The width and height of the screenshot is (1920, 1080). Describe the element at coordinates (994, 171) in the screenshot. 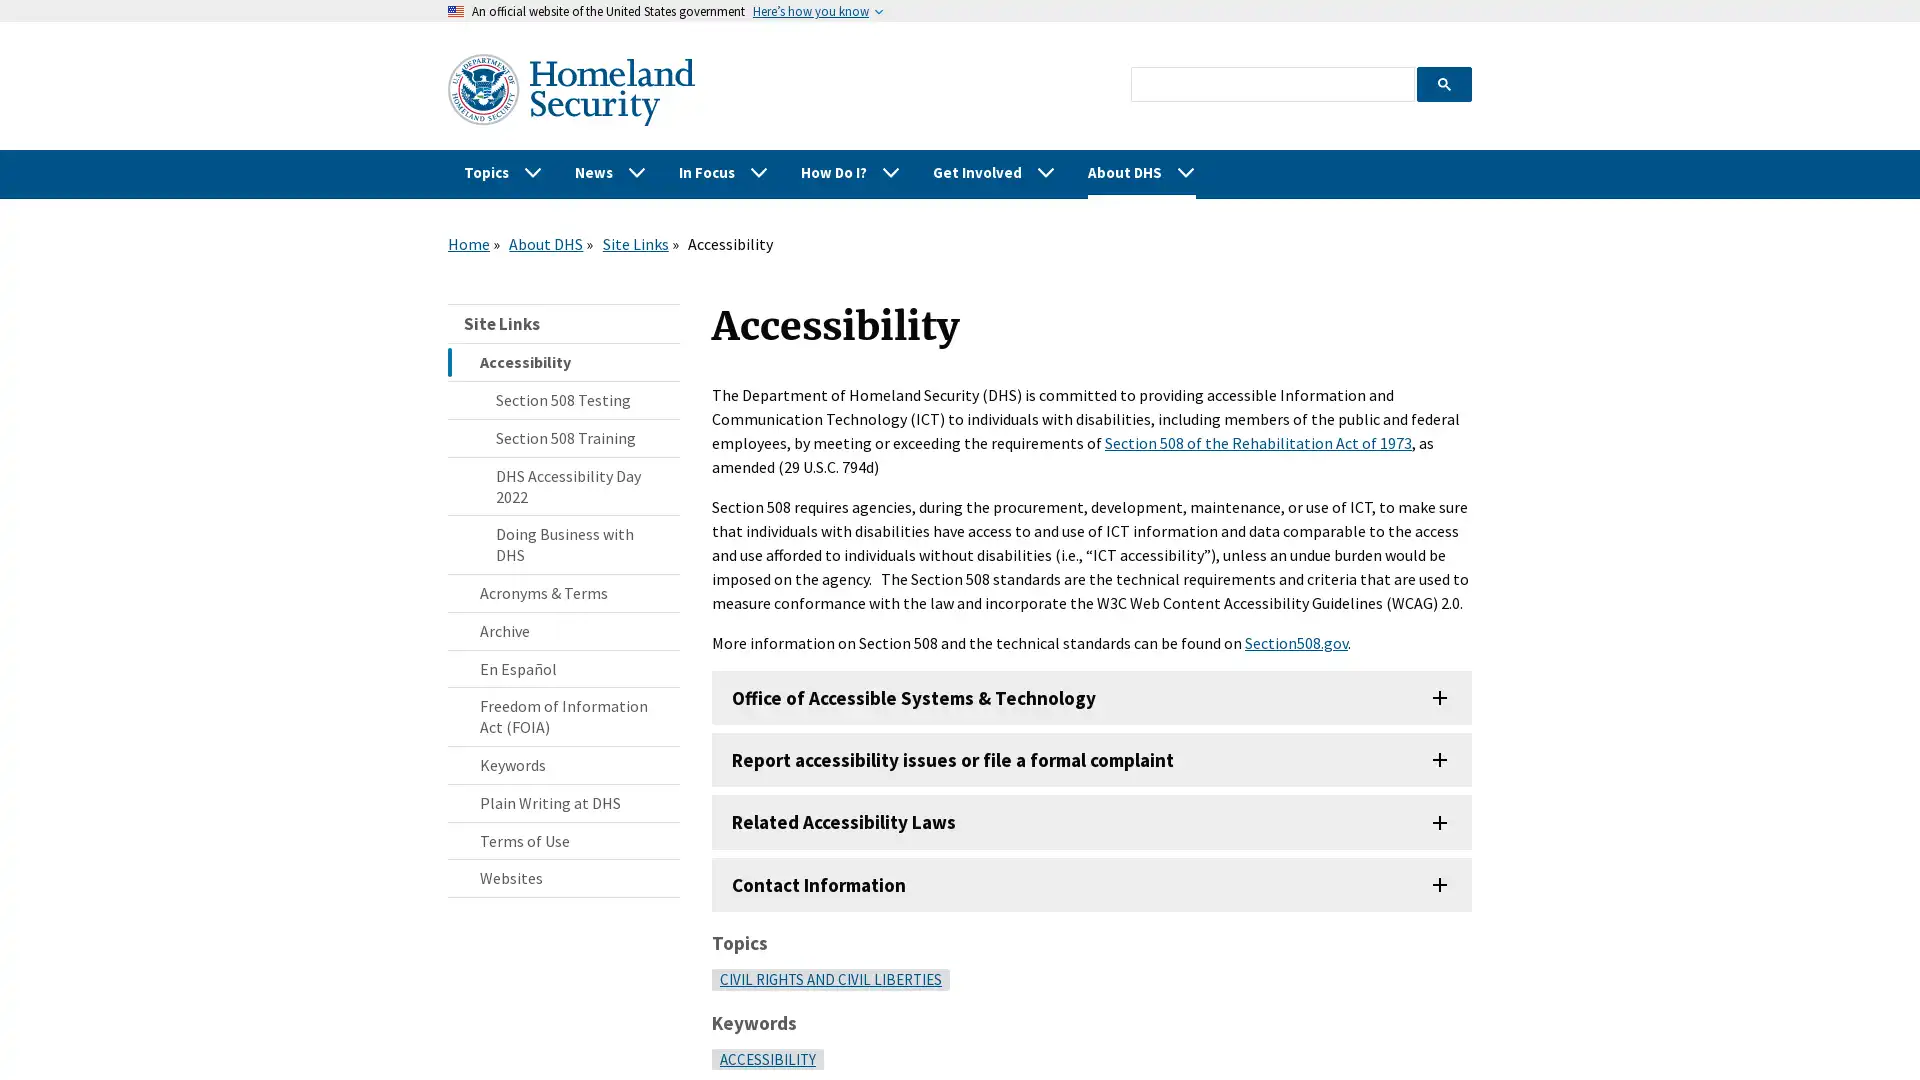

I see `Get Involved` at that location.